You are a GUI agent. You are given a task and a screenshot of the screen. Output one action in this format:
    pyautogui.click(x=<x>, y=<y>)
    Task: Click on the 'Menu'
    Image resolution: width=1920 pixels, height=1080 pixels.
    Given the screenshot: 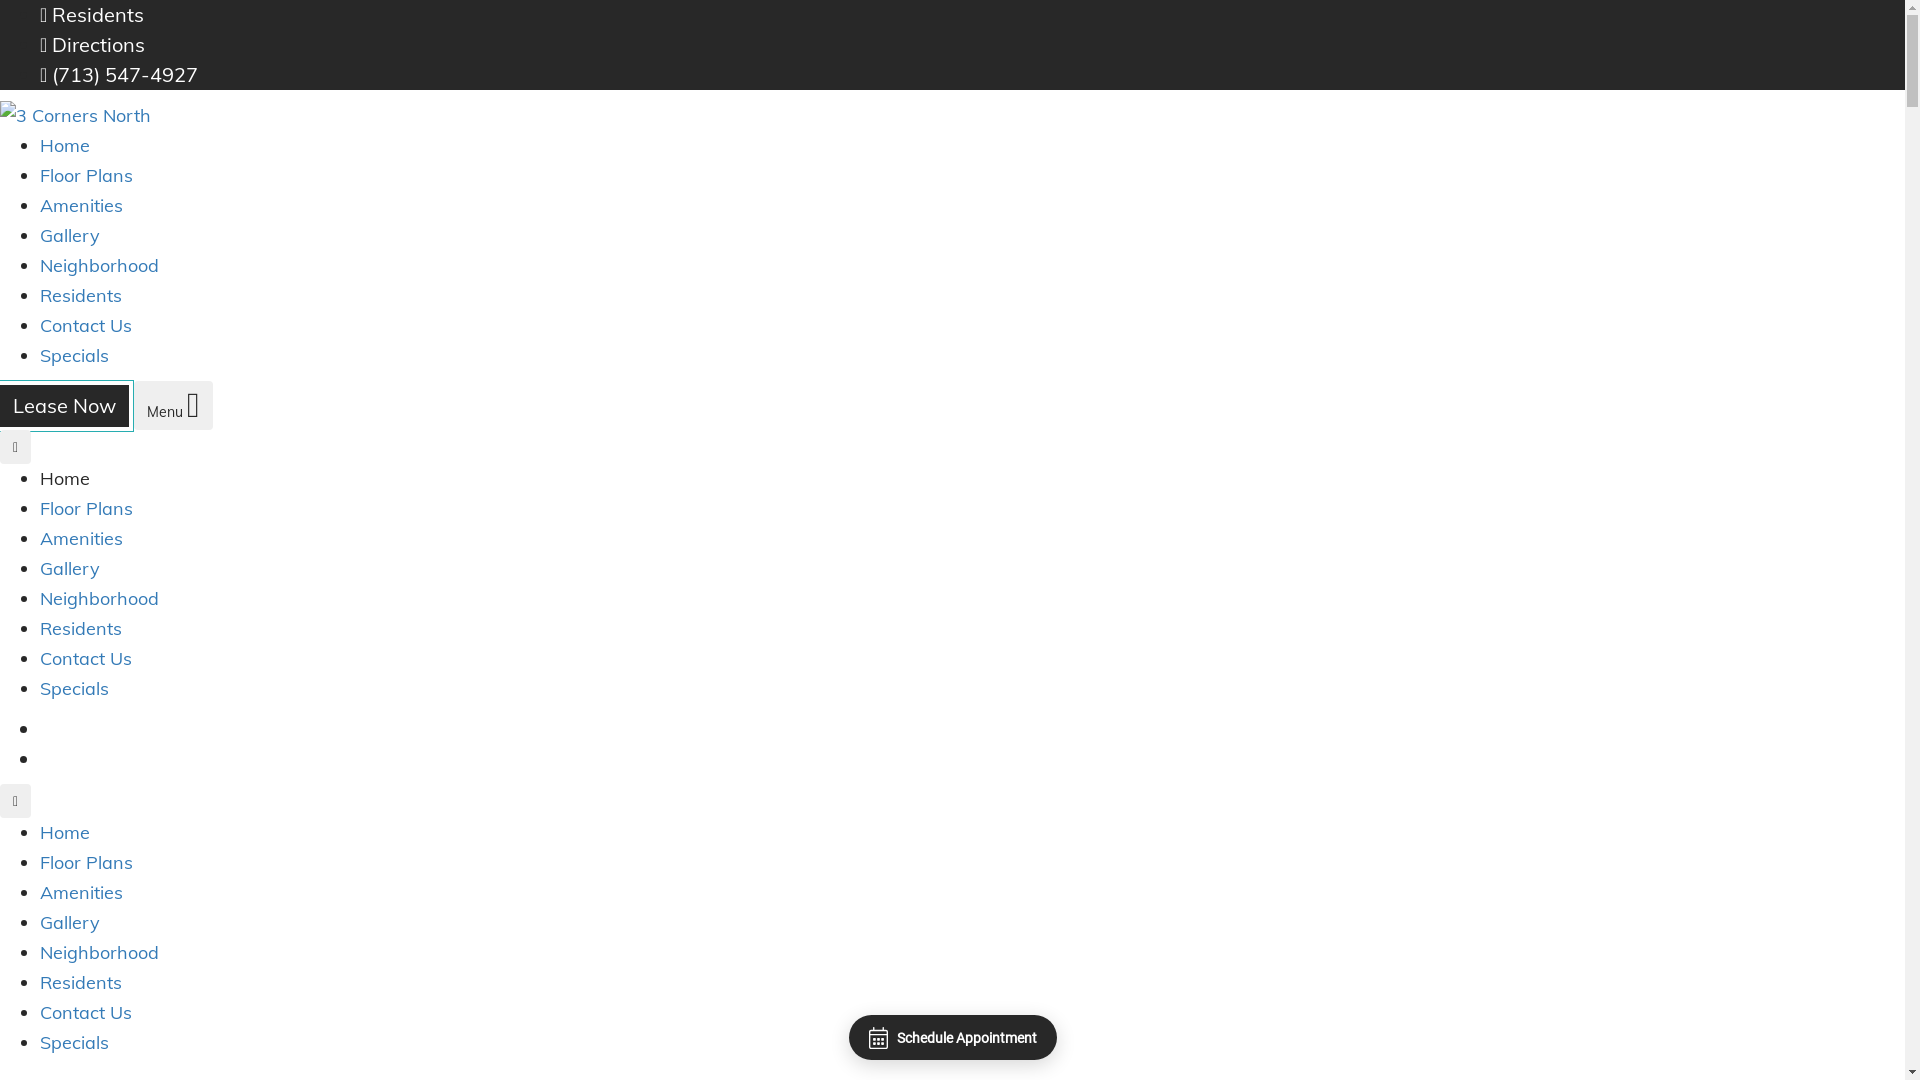 What is the action you would take?
    pyautogui.click(x=173, y=405)
    